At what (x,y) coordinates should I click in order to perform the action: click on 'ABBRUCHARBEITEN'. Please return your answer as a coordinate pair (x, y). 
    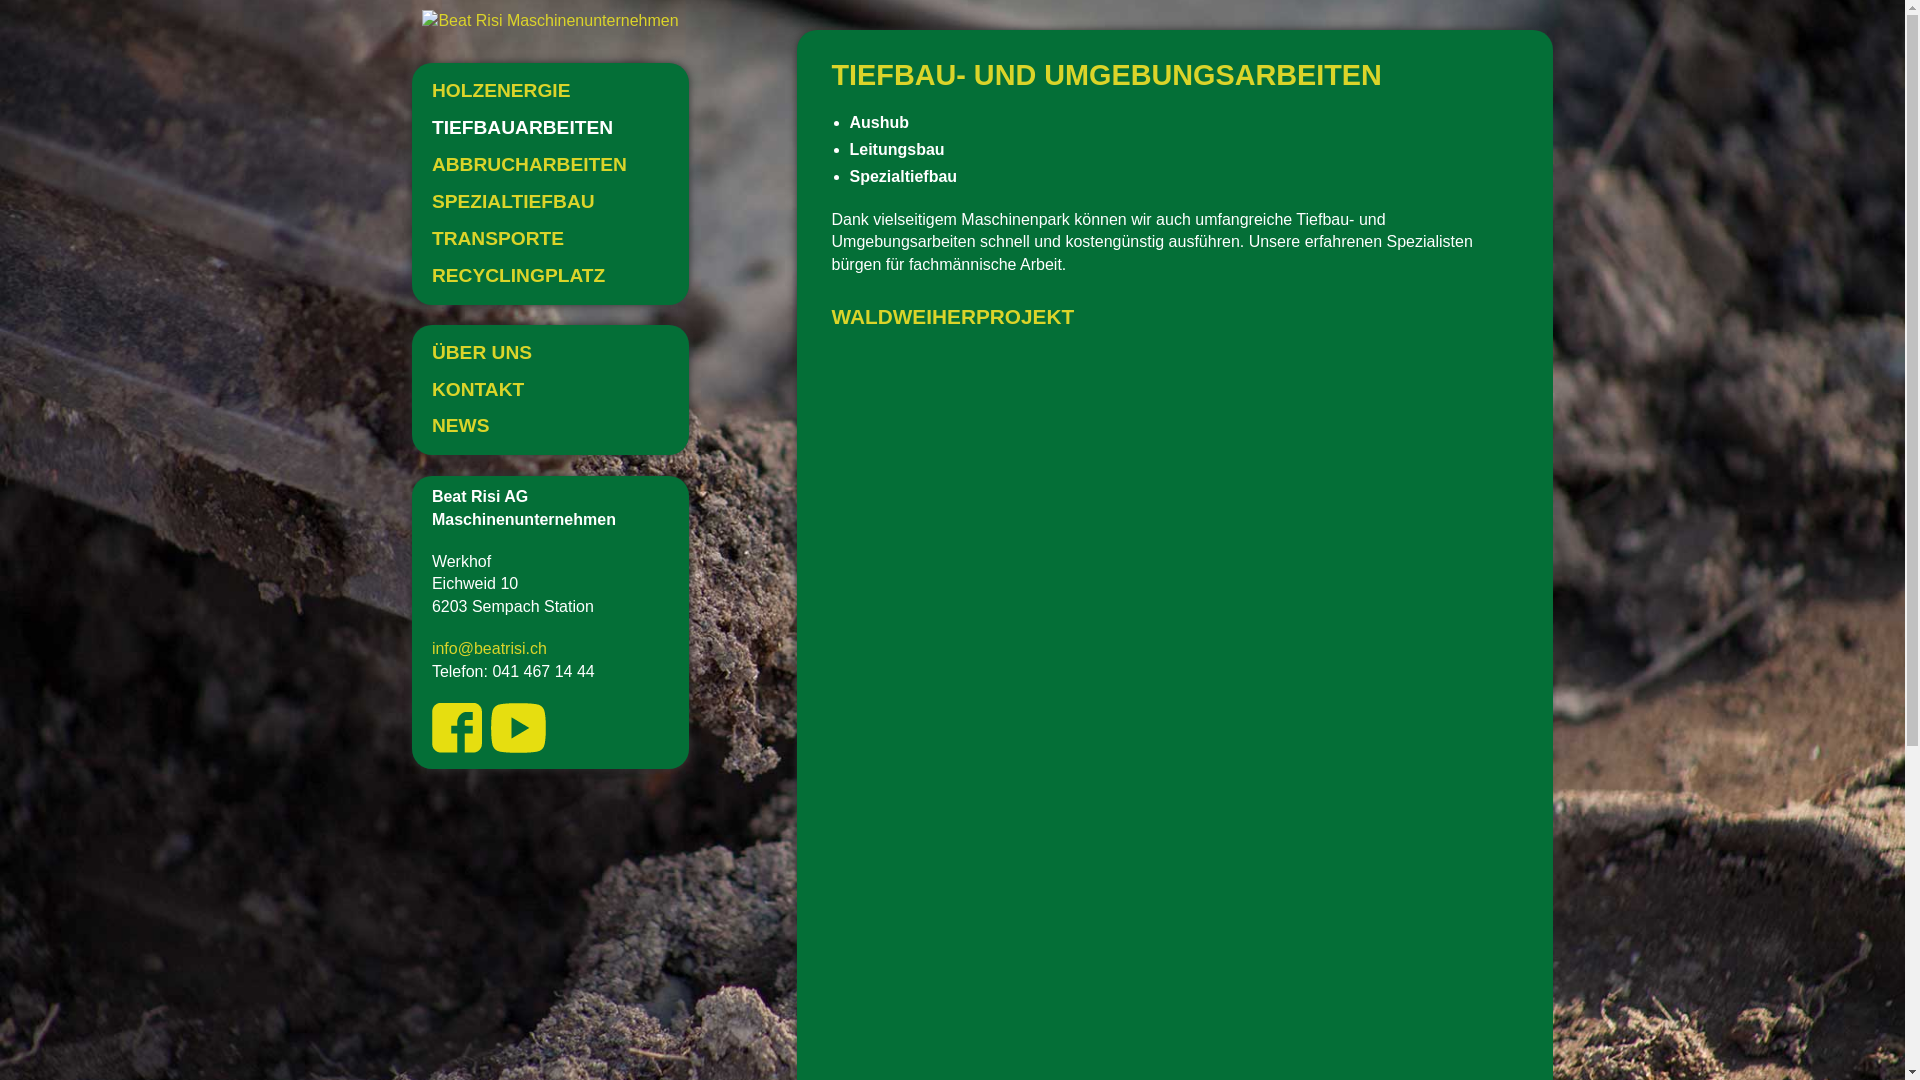
    Looking at the image, I should click on (550, 164).